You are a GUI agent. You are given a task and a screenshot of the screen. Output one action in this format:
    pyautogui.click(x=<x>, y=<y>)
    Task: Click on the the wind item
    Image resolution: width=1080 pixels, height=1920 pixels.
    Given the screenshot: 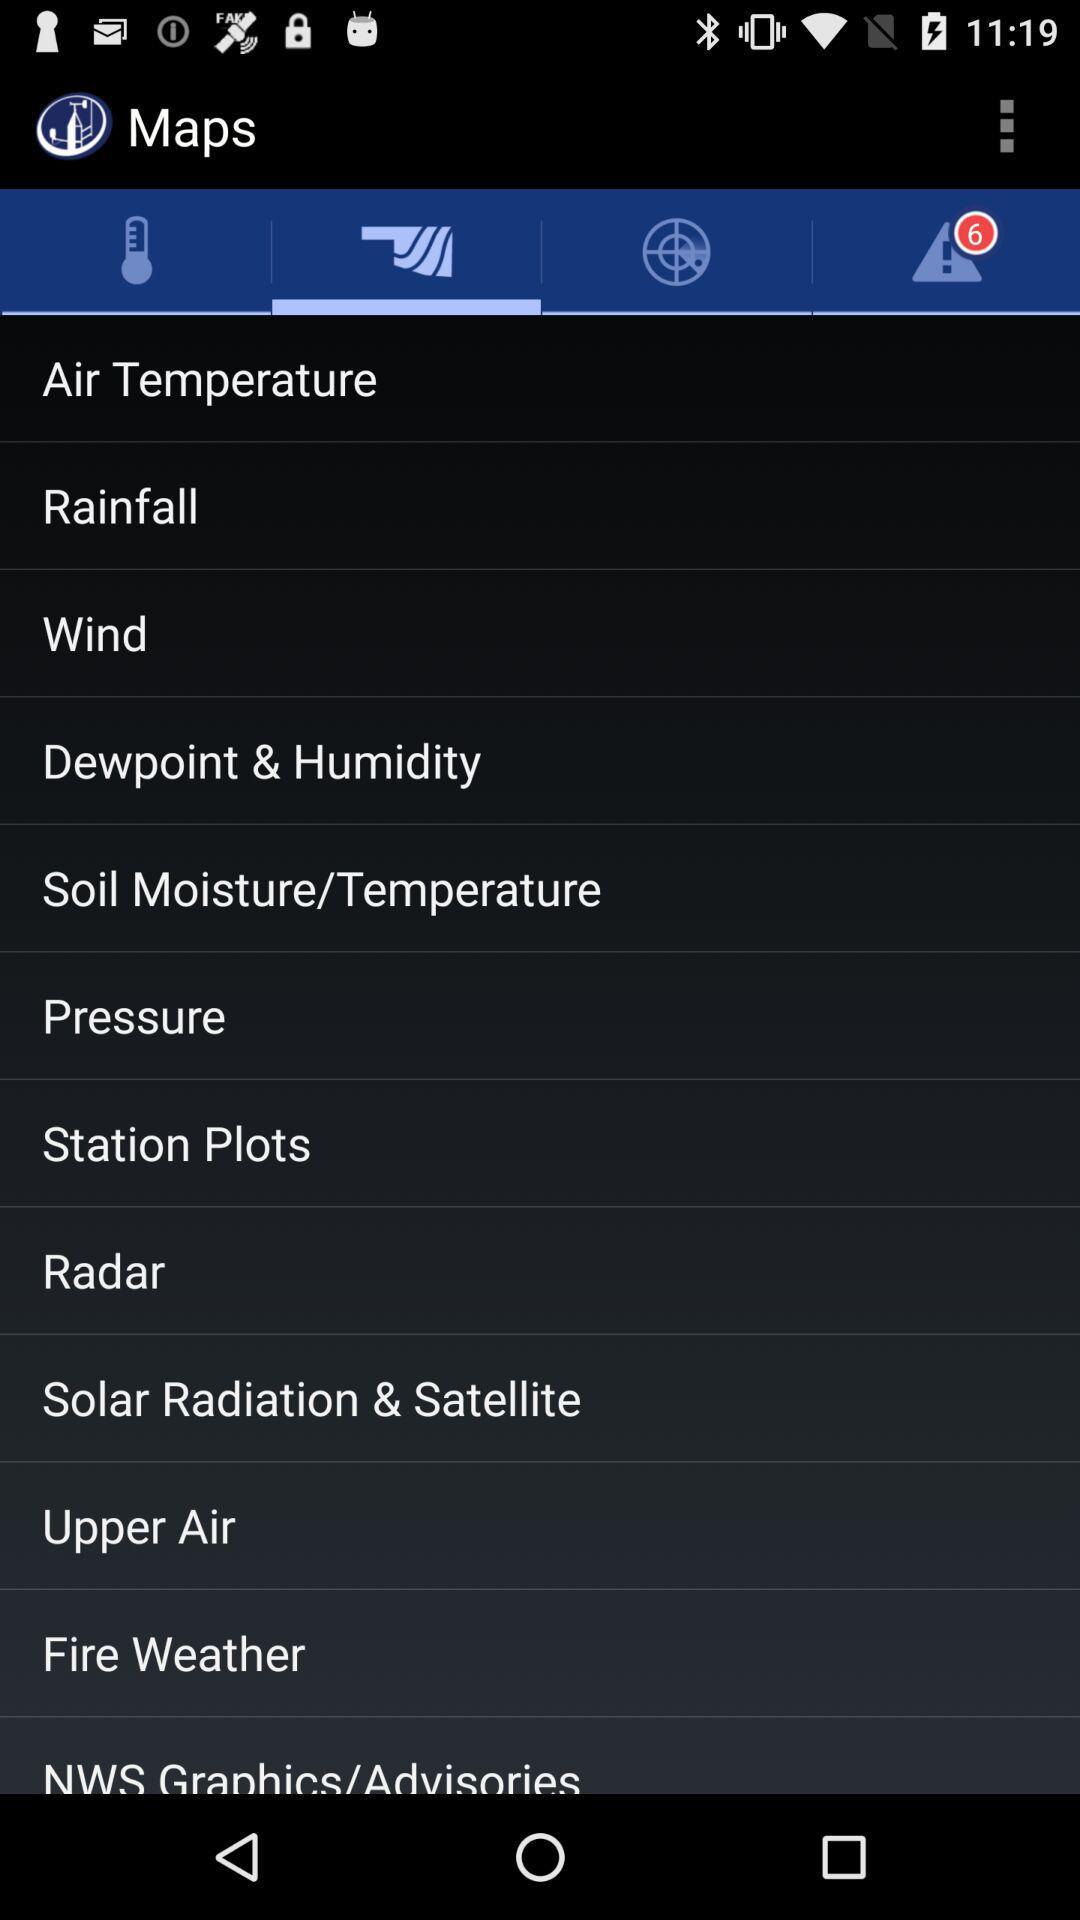 What is the action you would take?
    pyautogui.click(x=540, y=632)
    